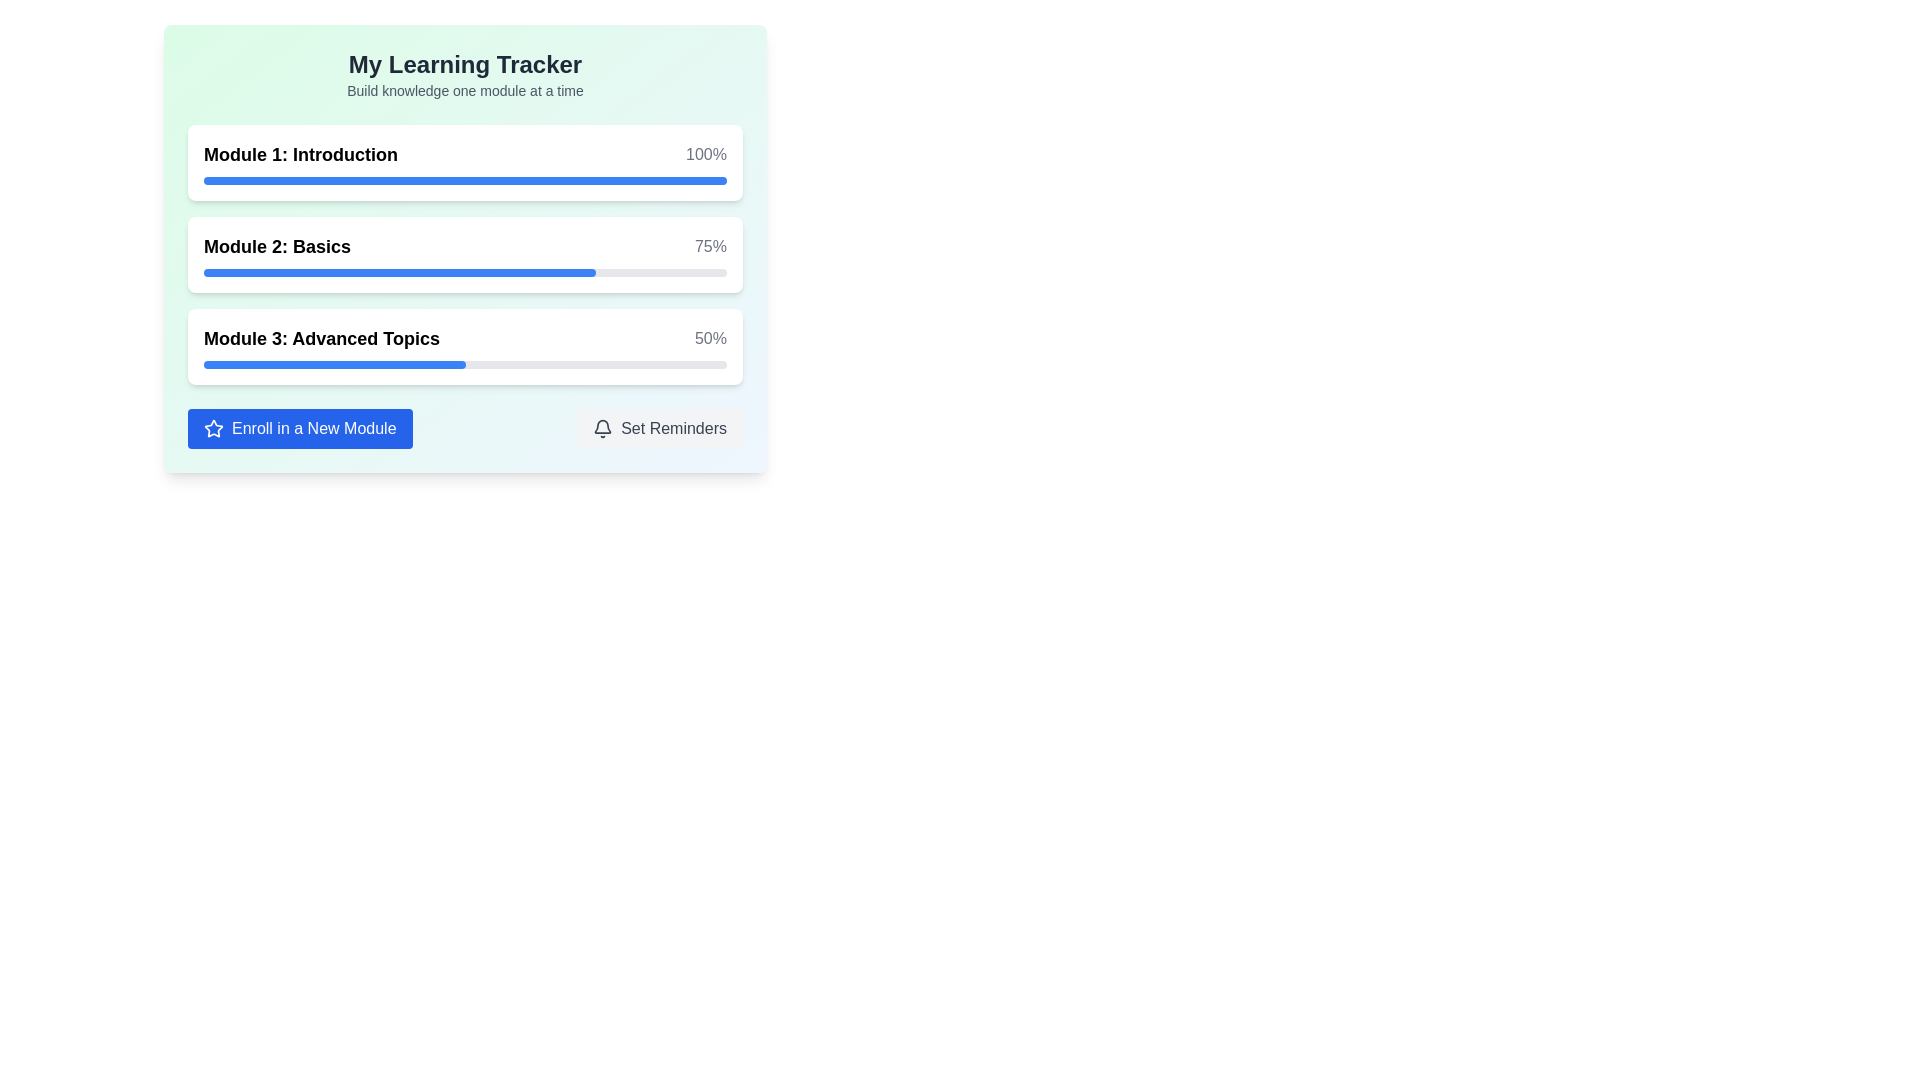  I want to click on the progress bar representing the completion of 'Module 1: Introduction', which is centrally positioned in a white, rounded rectangular section, so click(464, 181).